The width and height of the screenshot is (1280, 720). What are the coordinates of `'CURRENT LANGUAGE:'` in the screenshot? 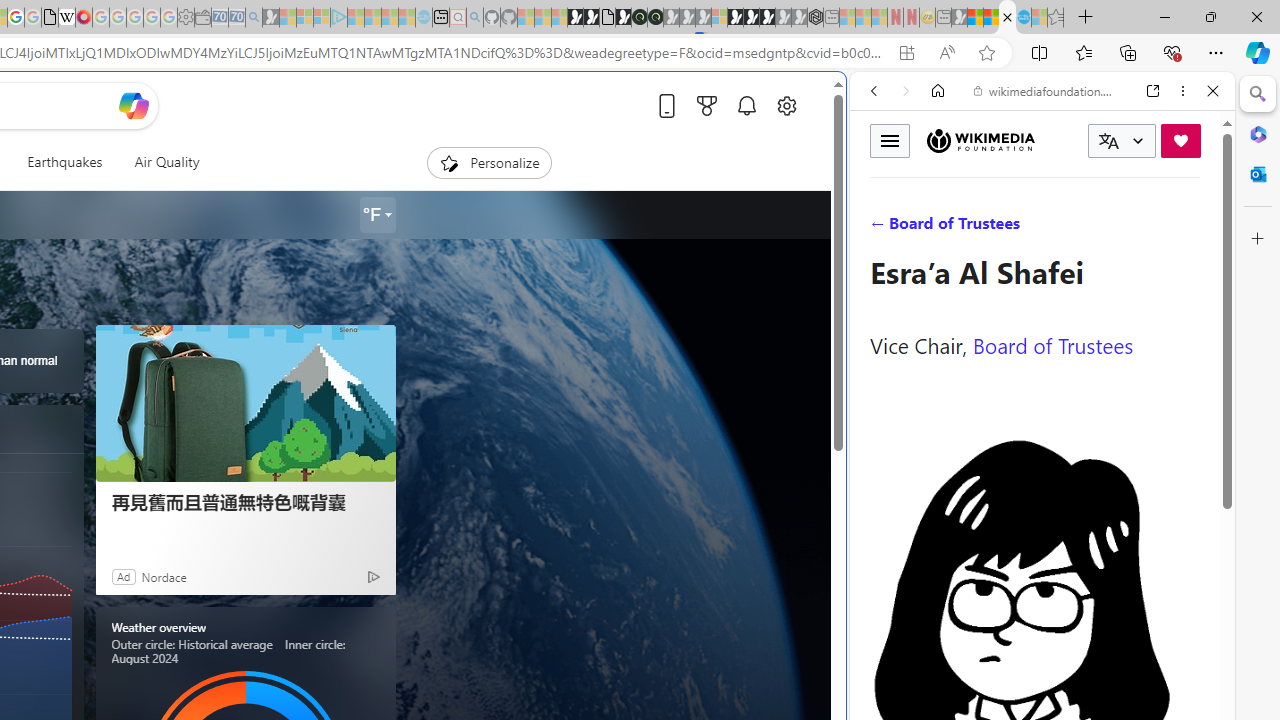 It's located at (1121, 140).